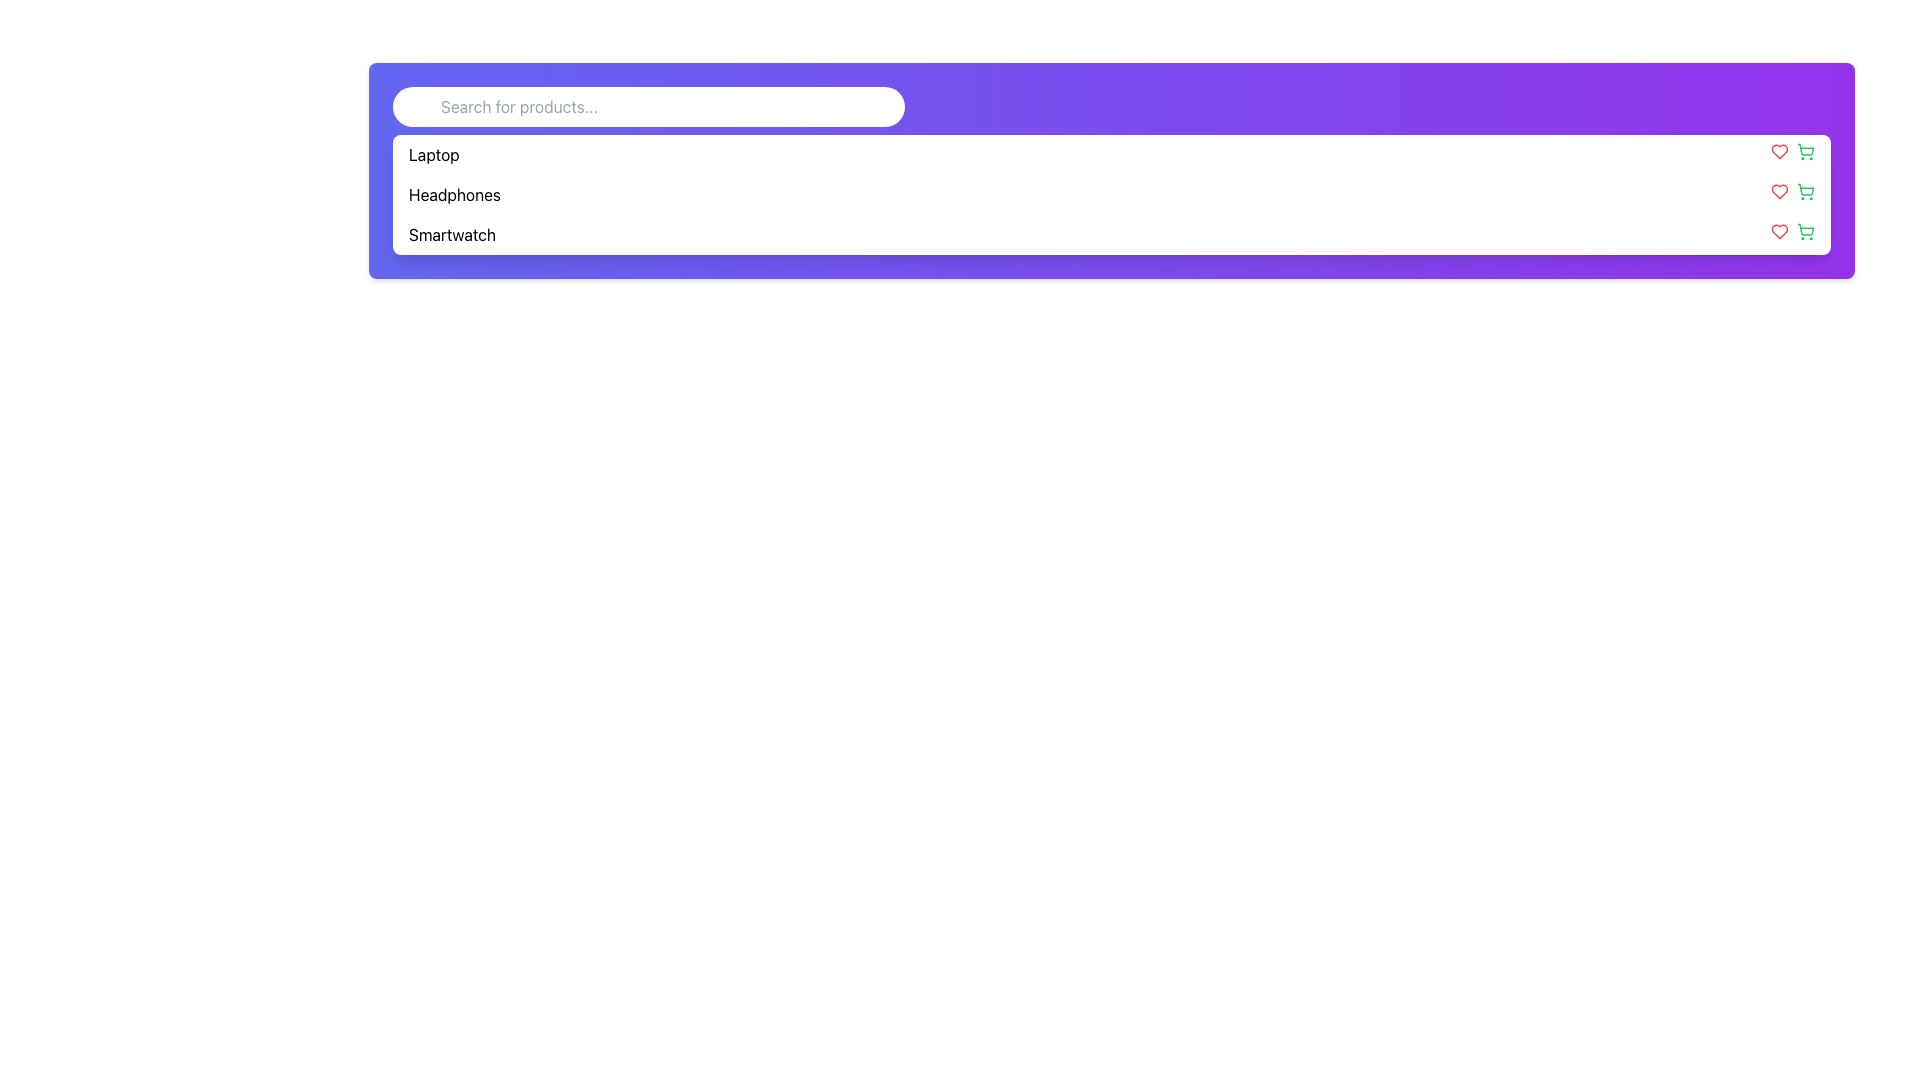  Describe the element at coordinates (1111, 234) in the screenshot. I see `the third list item labeled 'Smartwatch', which is a horizontally-aligned bar with a white background and rounded corners` at that location.